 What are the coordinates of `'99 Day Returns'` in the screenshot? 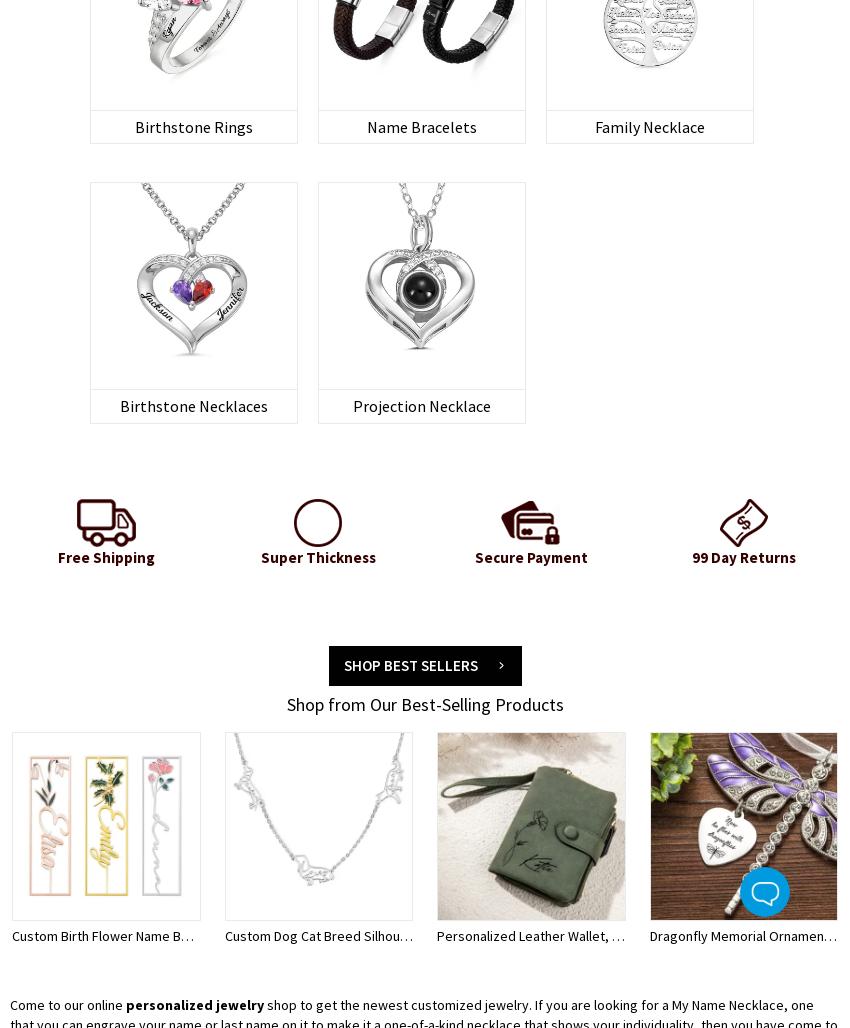 It's located at (742, 556).